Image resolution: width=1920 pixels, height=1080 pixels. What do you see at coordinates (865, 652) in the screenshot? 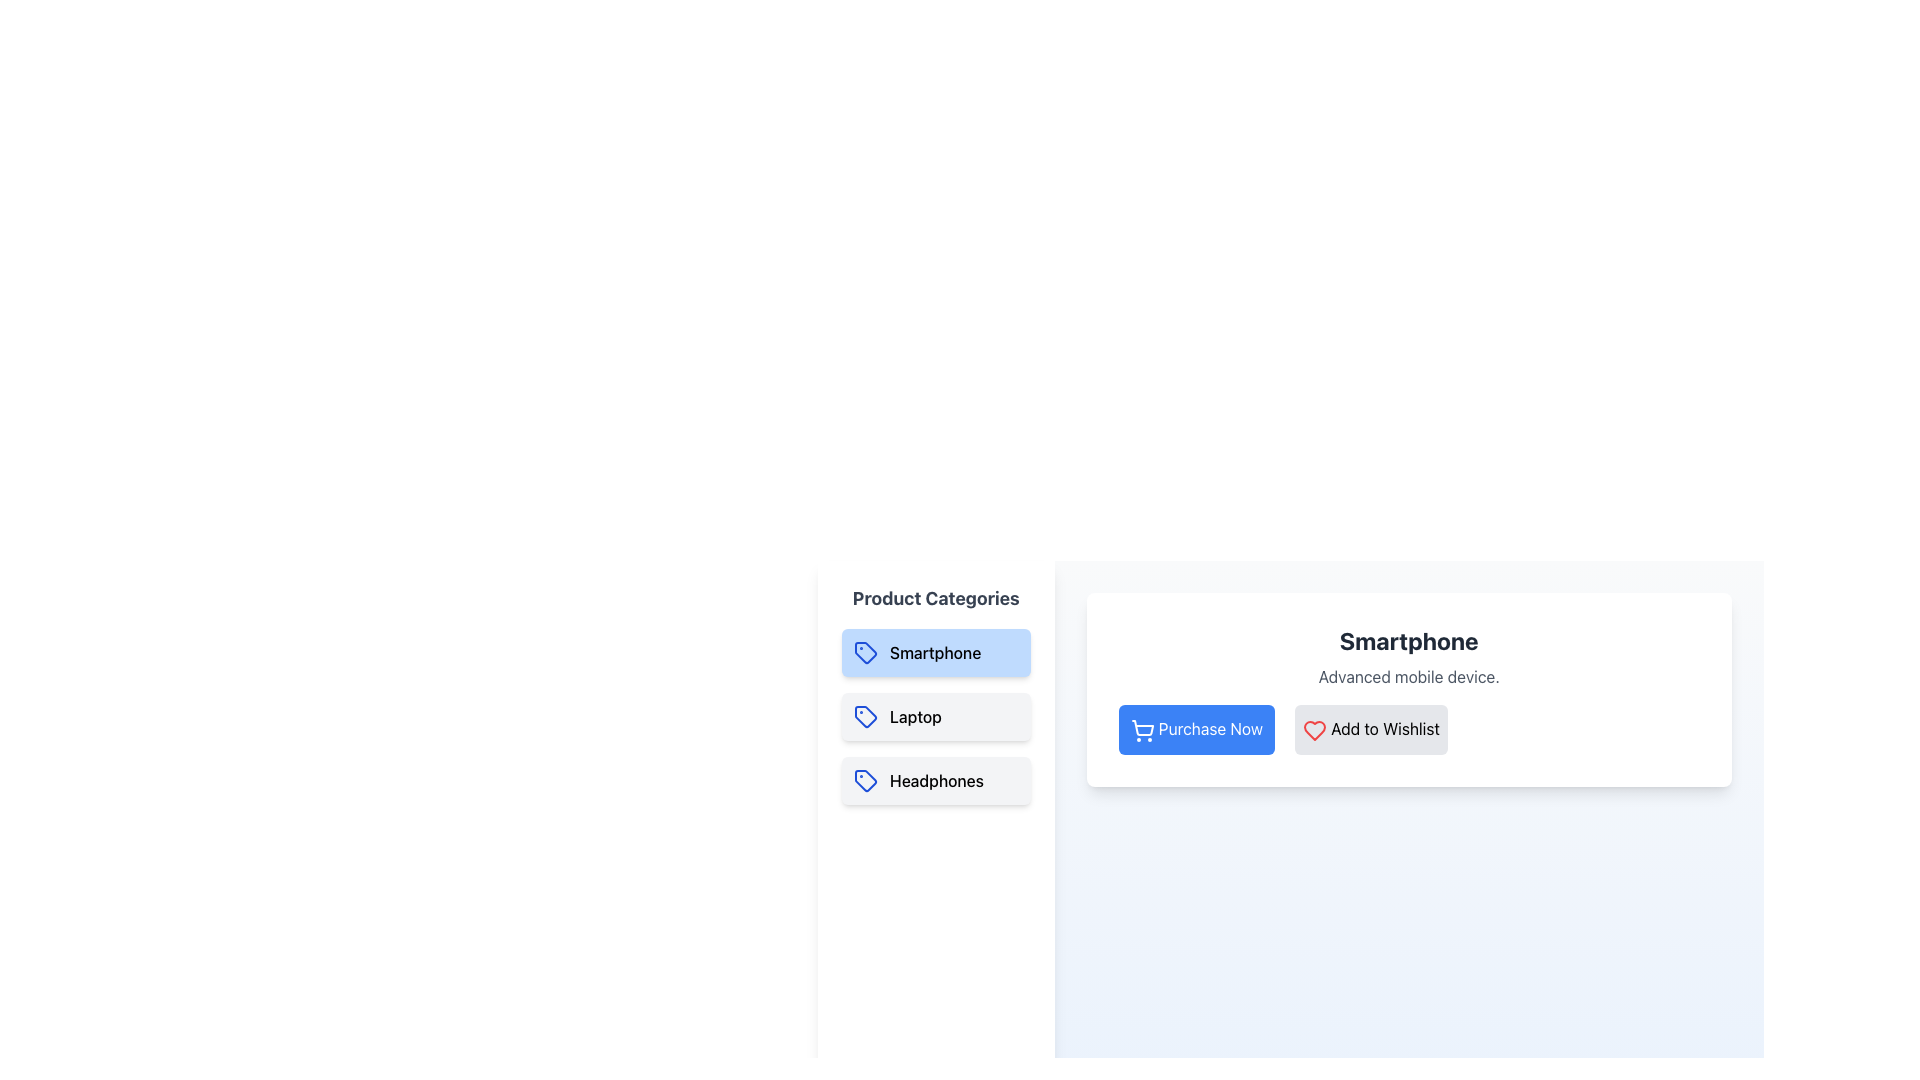
I see `the icon located at the extreme left of the 'Smartphone' button in the product categories list to enhance user recognition of the category type` at bounding box center [865, 652].